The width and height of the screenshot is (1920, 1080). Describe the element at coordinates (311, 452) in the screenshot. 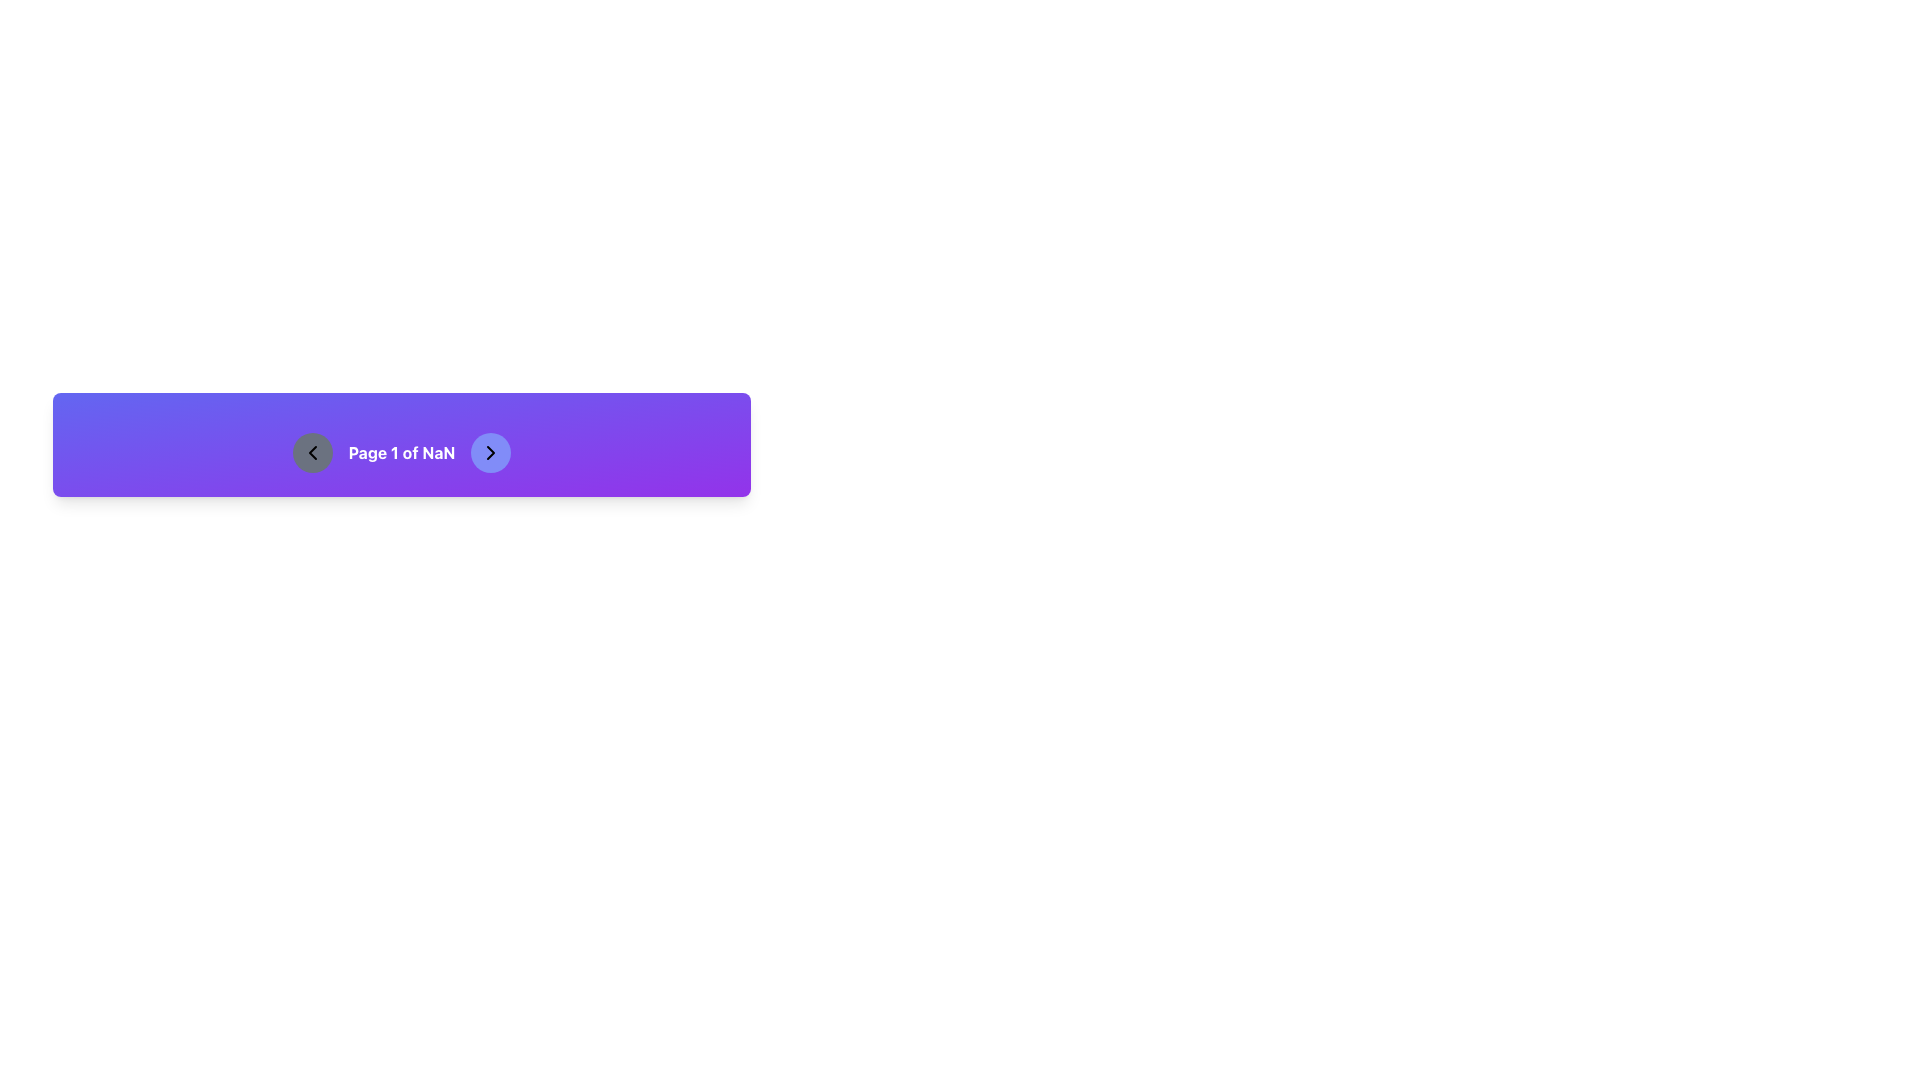

I see `the small circular button with a left-facing chevron icon, which has a grayish background and appears disabled, located to the left of the text 'Page 1 of NaN'` at that location.